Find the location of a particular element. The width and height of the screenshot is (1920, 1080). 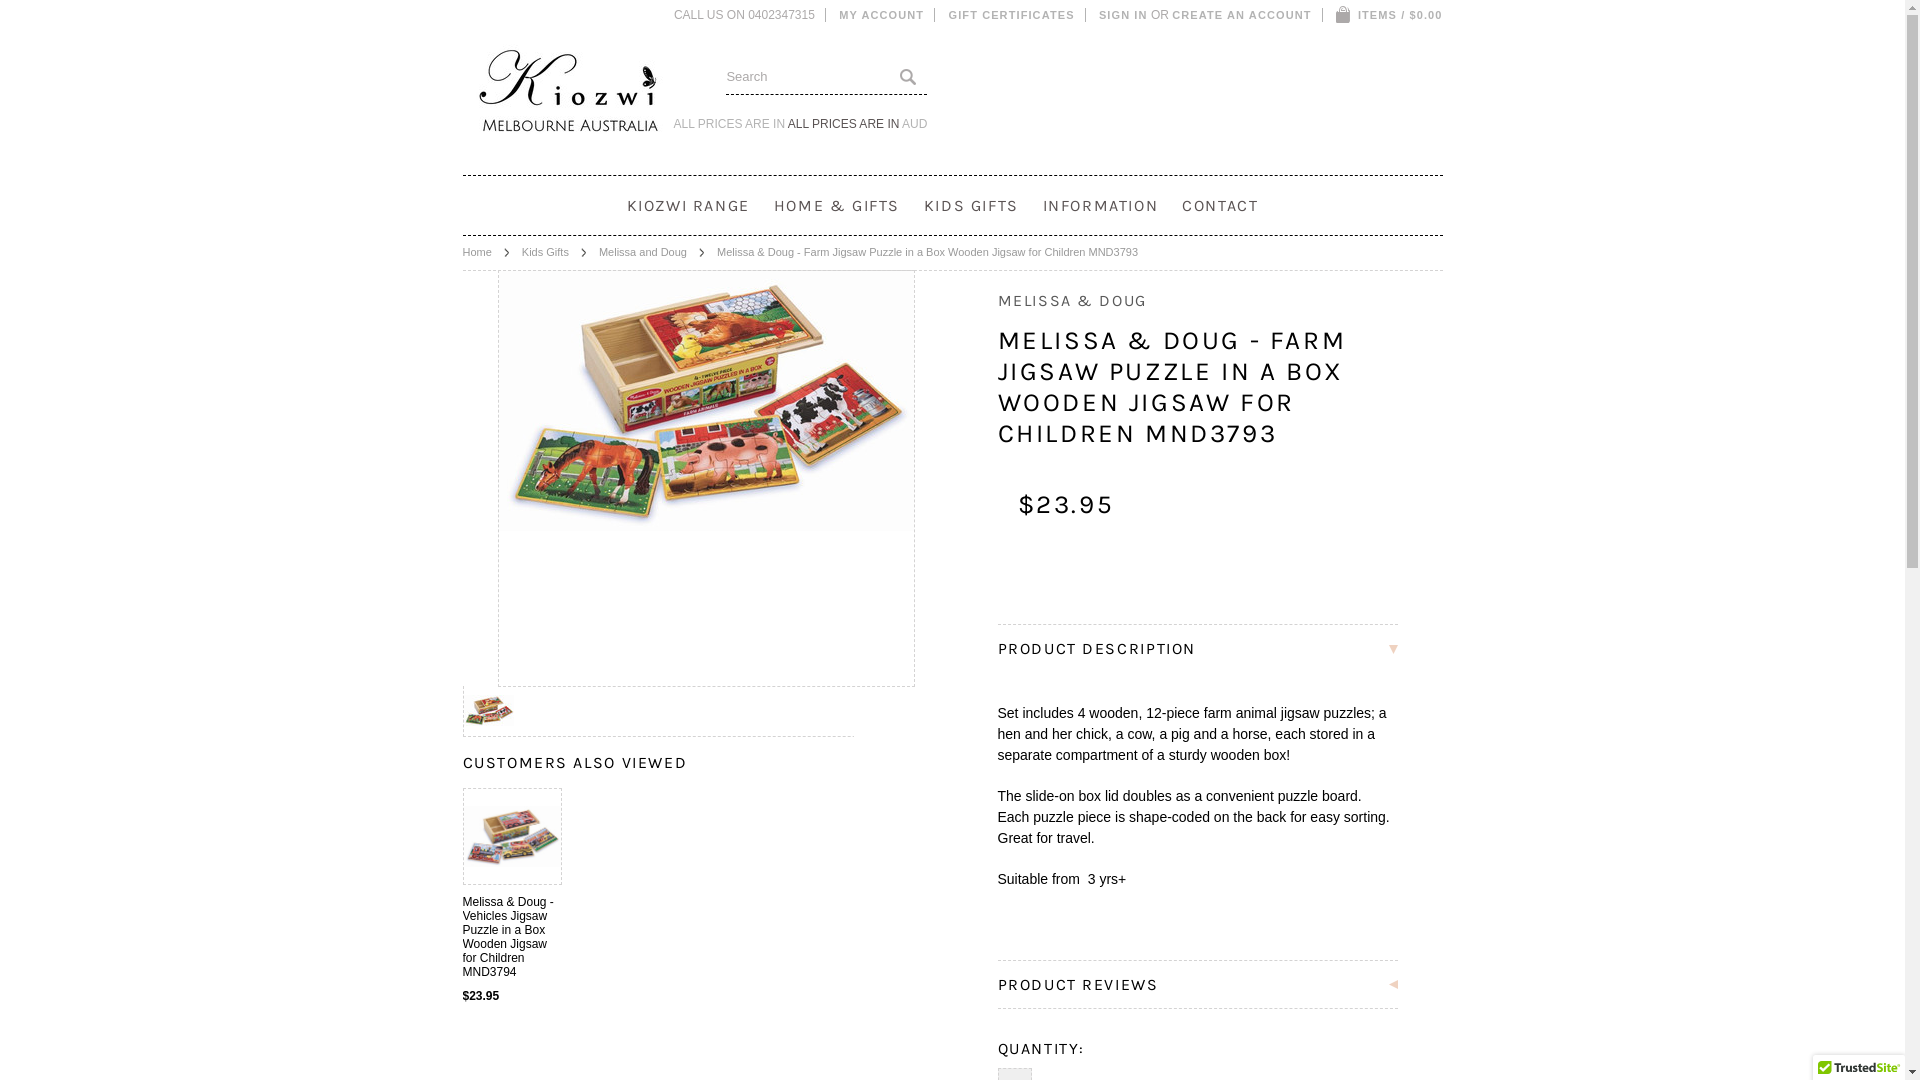

'Search' is located at coordinates (906, 75).